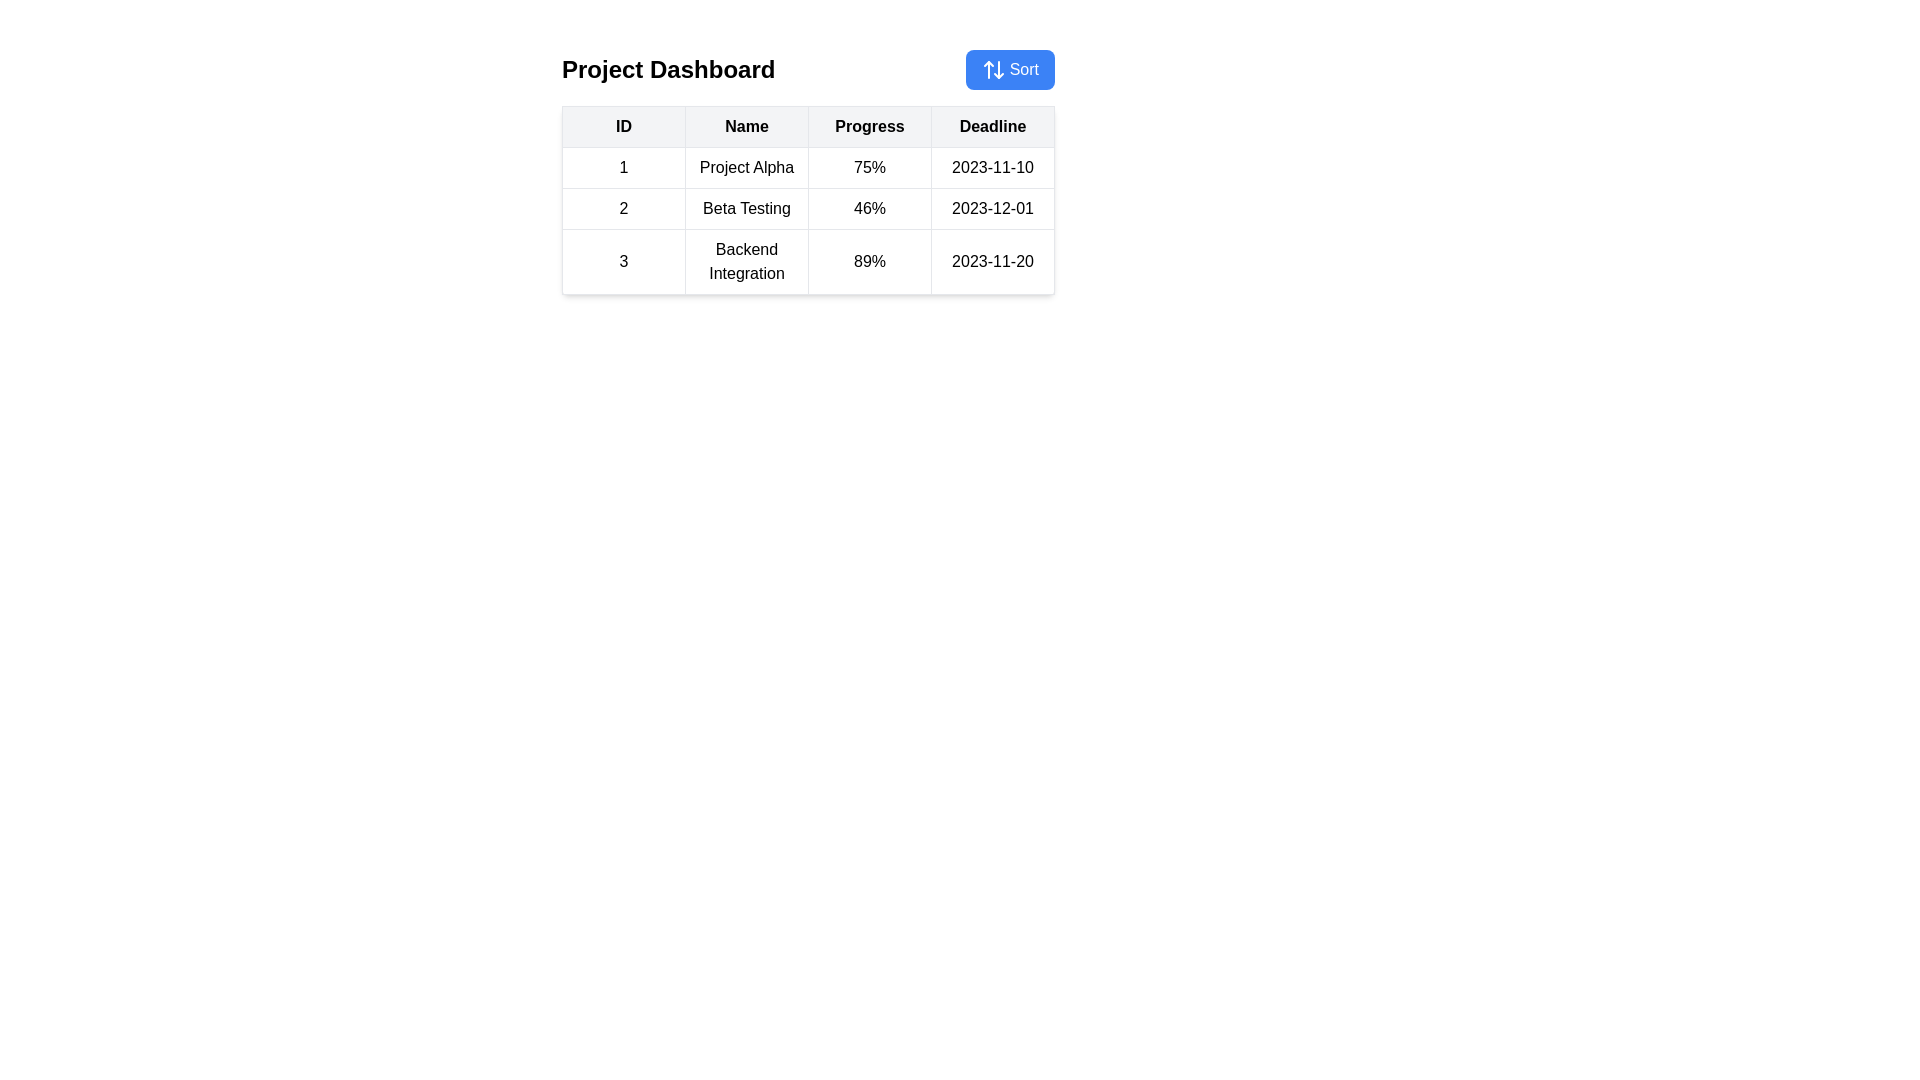 The height and width of the screenshot is (1080, 1920). What do you see at coordinates (808, 167) in the screenshot?
I see `data within the first row of the project dashboard table, which displays project details such as ID, name, percentage progress, and deadline` at bounding box center [808, 167].